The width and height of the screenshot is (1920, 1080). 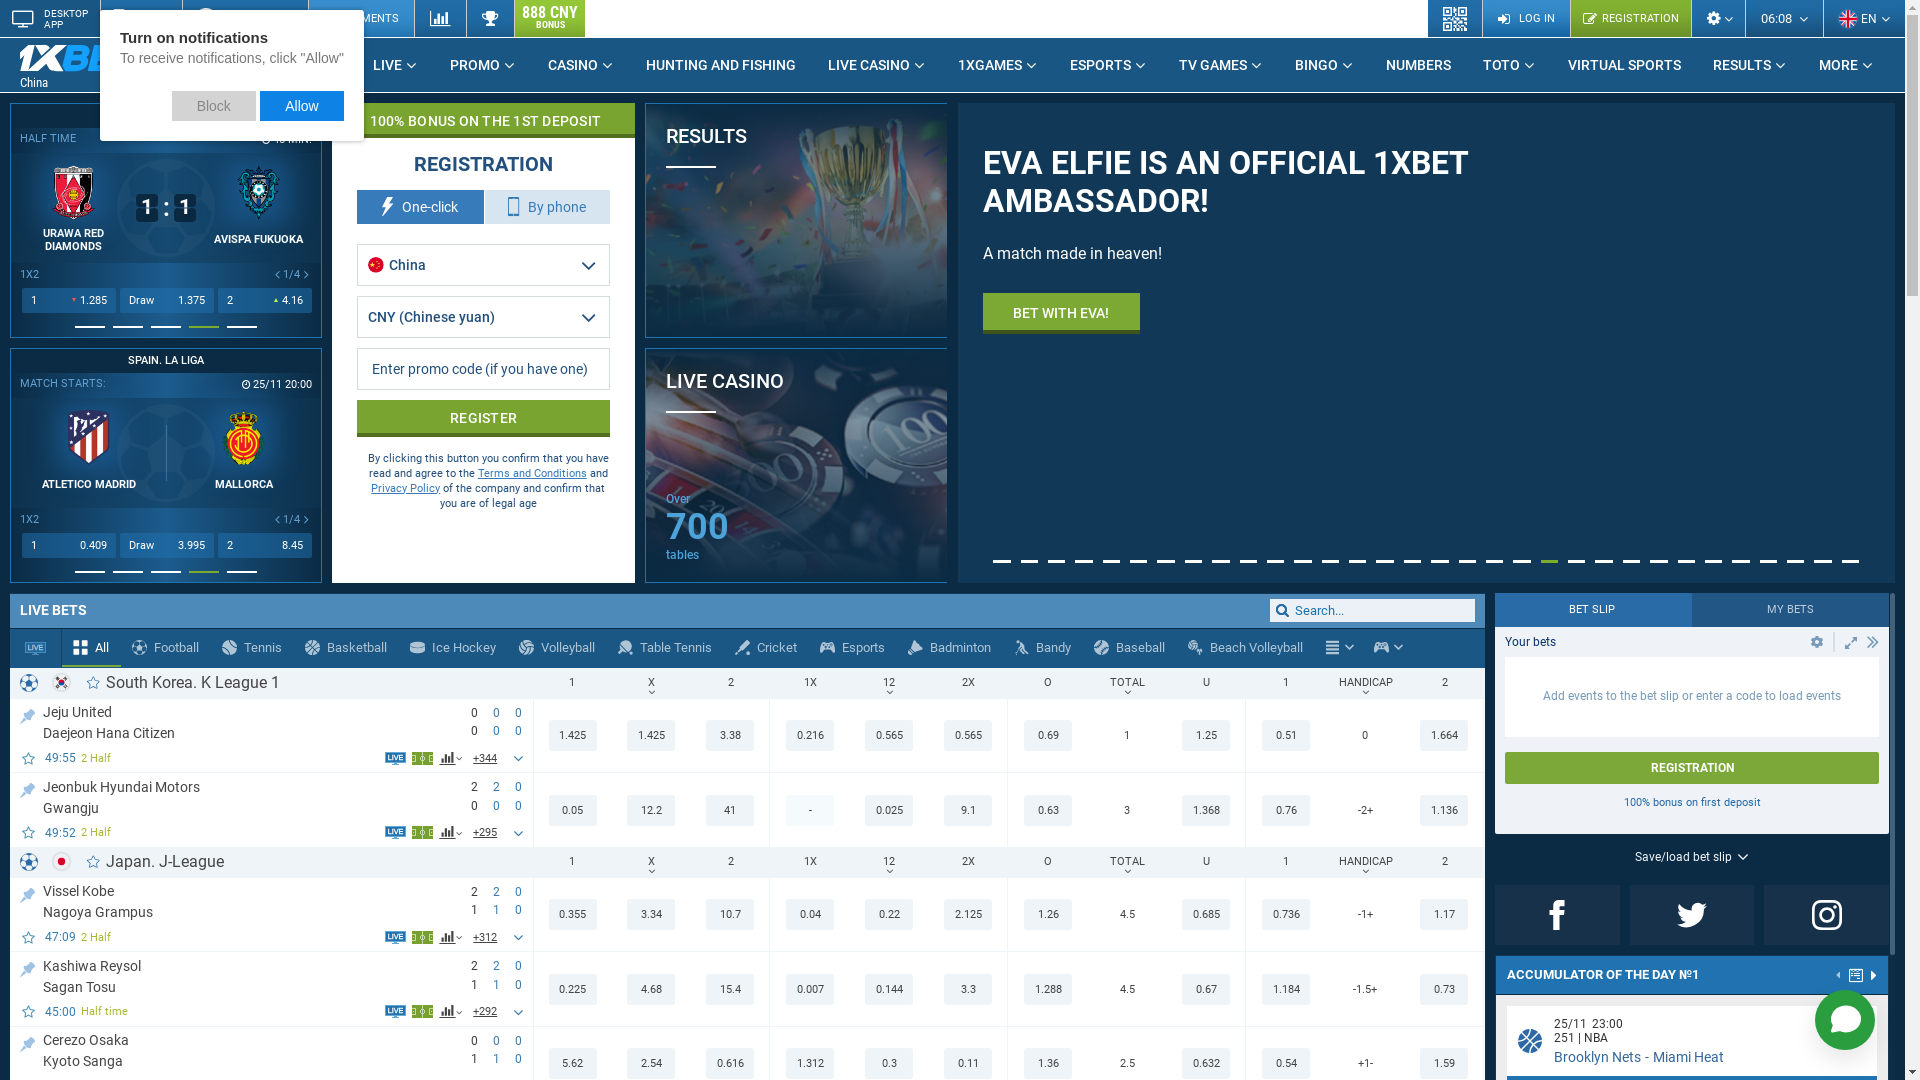 What do you see at coordinates (547, 207) in the screenshot?
I see `'By phone'` at bounding box center [547, 207].